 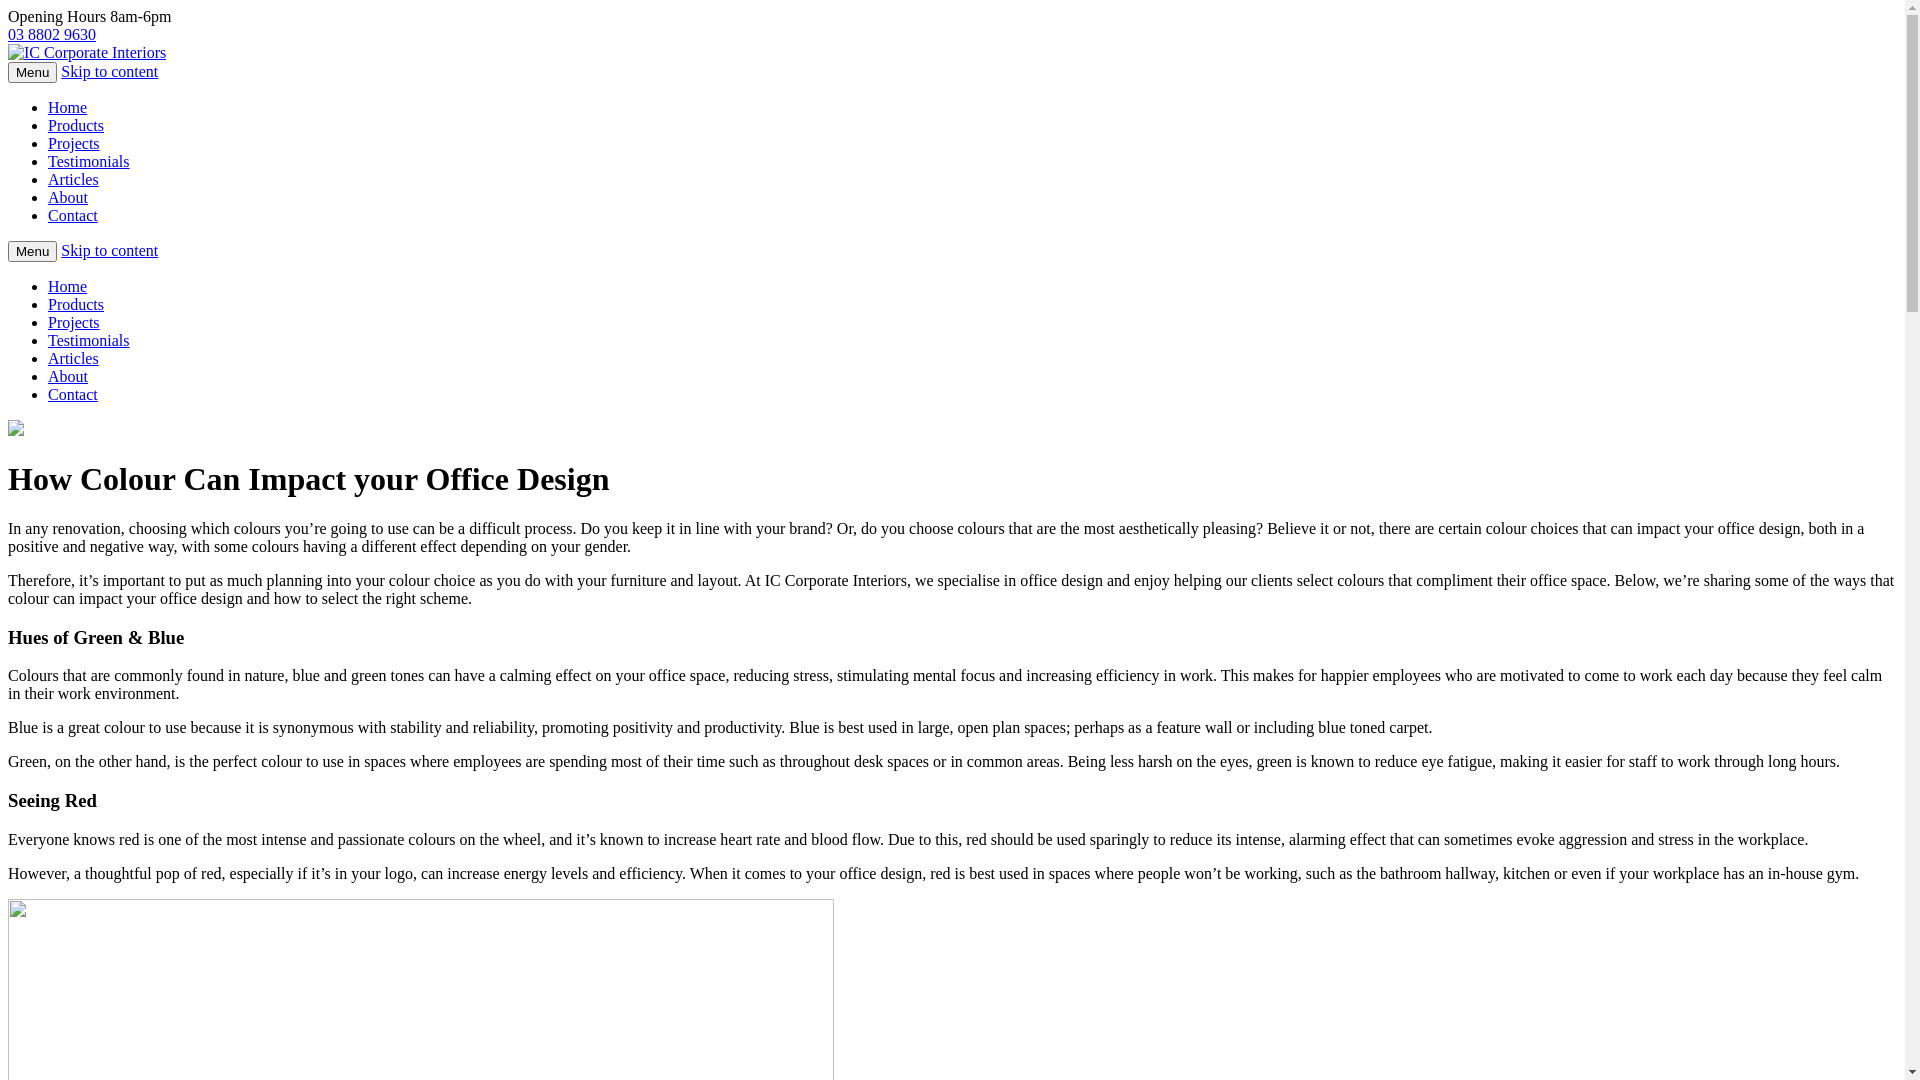 What do you see at coordinates (8, 51) in the screenshot?
I see `'Office Fitouts Melbourne | Commercial'` at bounding box center [8, 51].